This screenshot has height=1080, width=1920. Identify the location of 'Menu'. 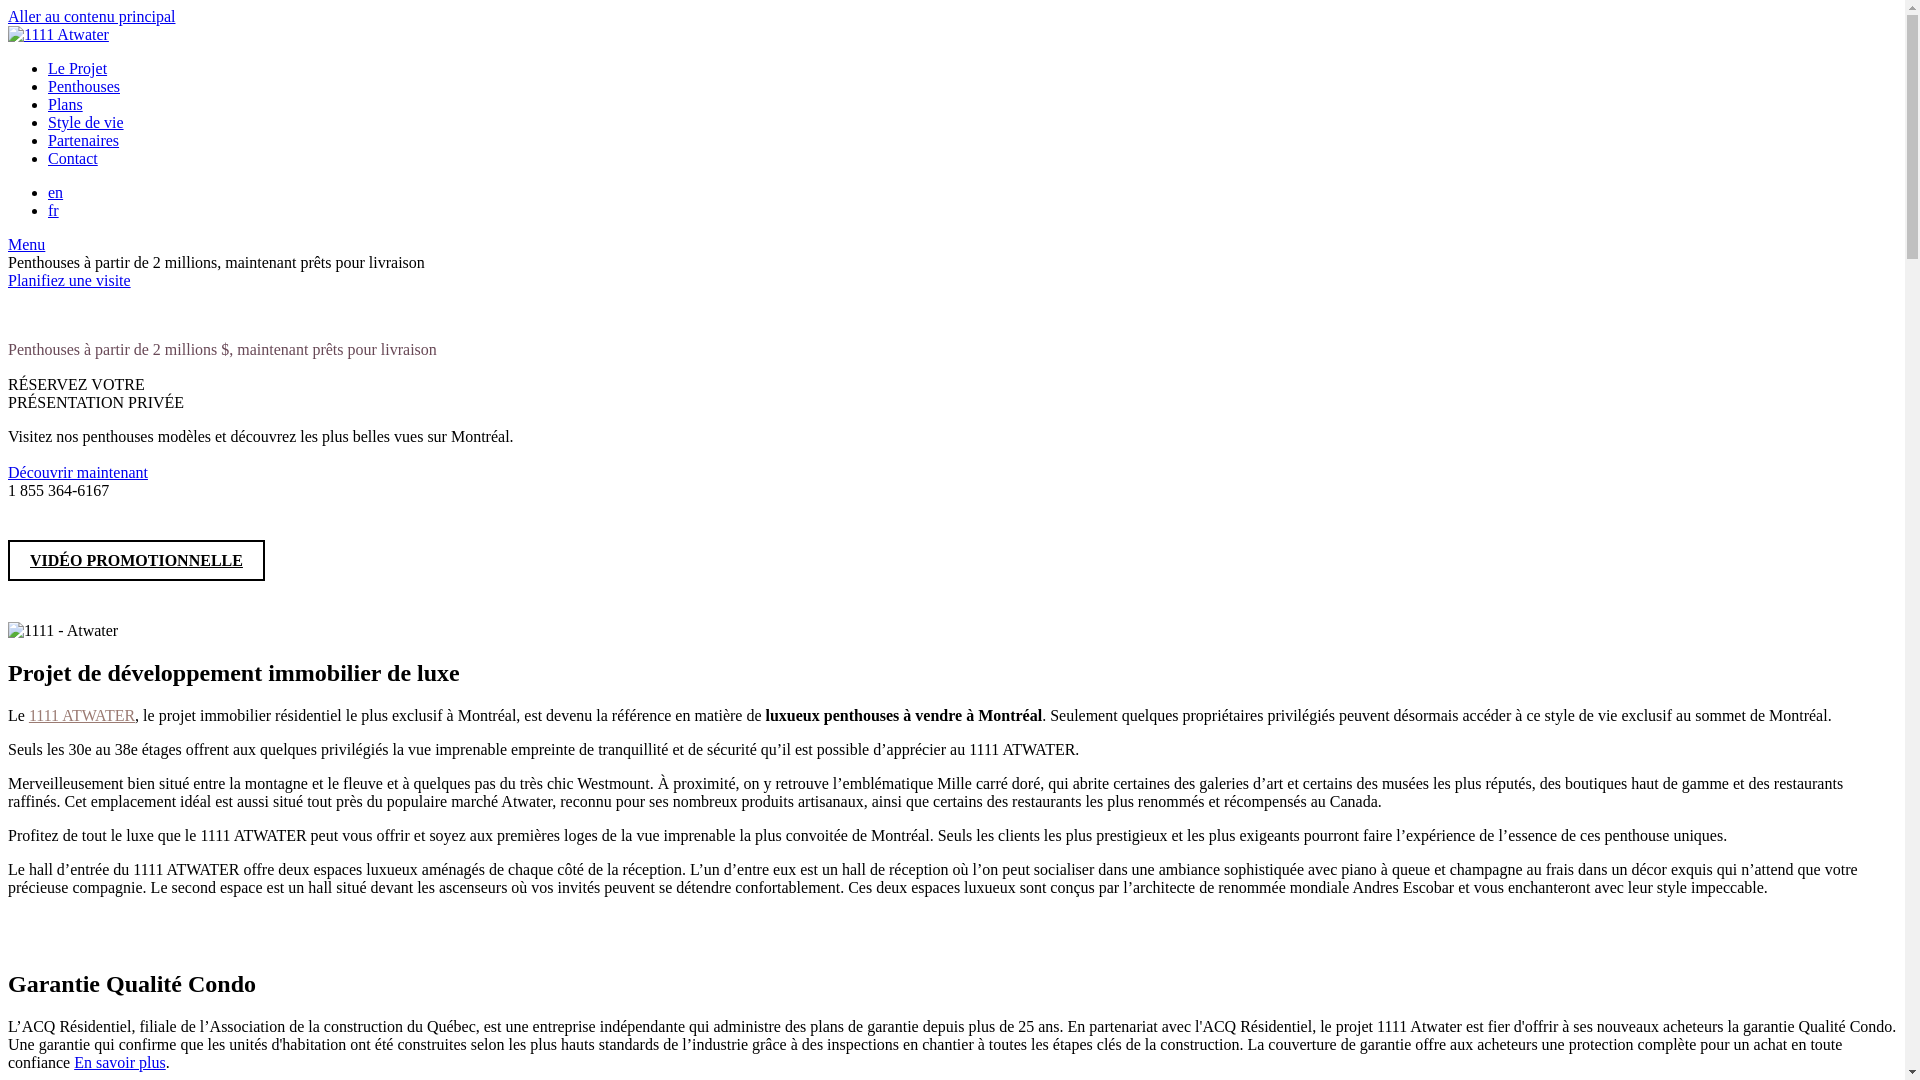
(26, 243).